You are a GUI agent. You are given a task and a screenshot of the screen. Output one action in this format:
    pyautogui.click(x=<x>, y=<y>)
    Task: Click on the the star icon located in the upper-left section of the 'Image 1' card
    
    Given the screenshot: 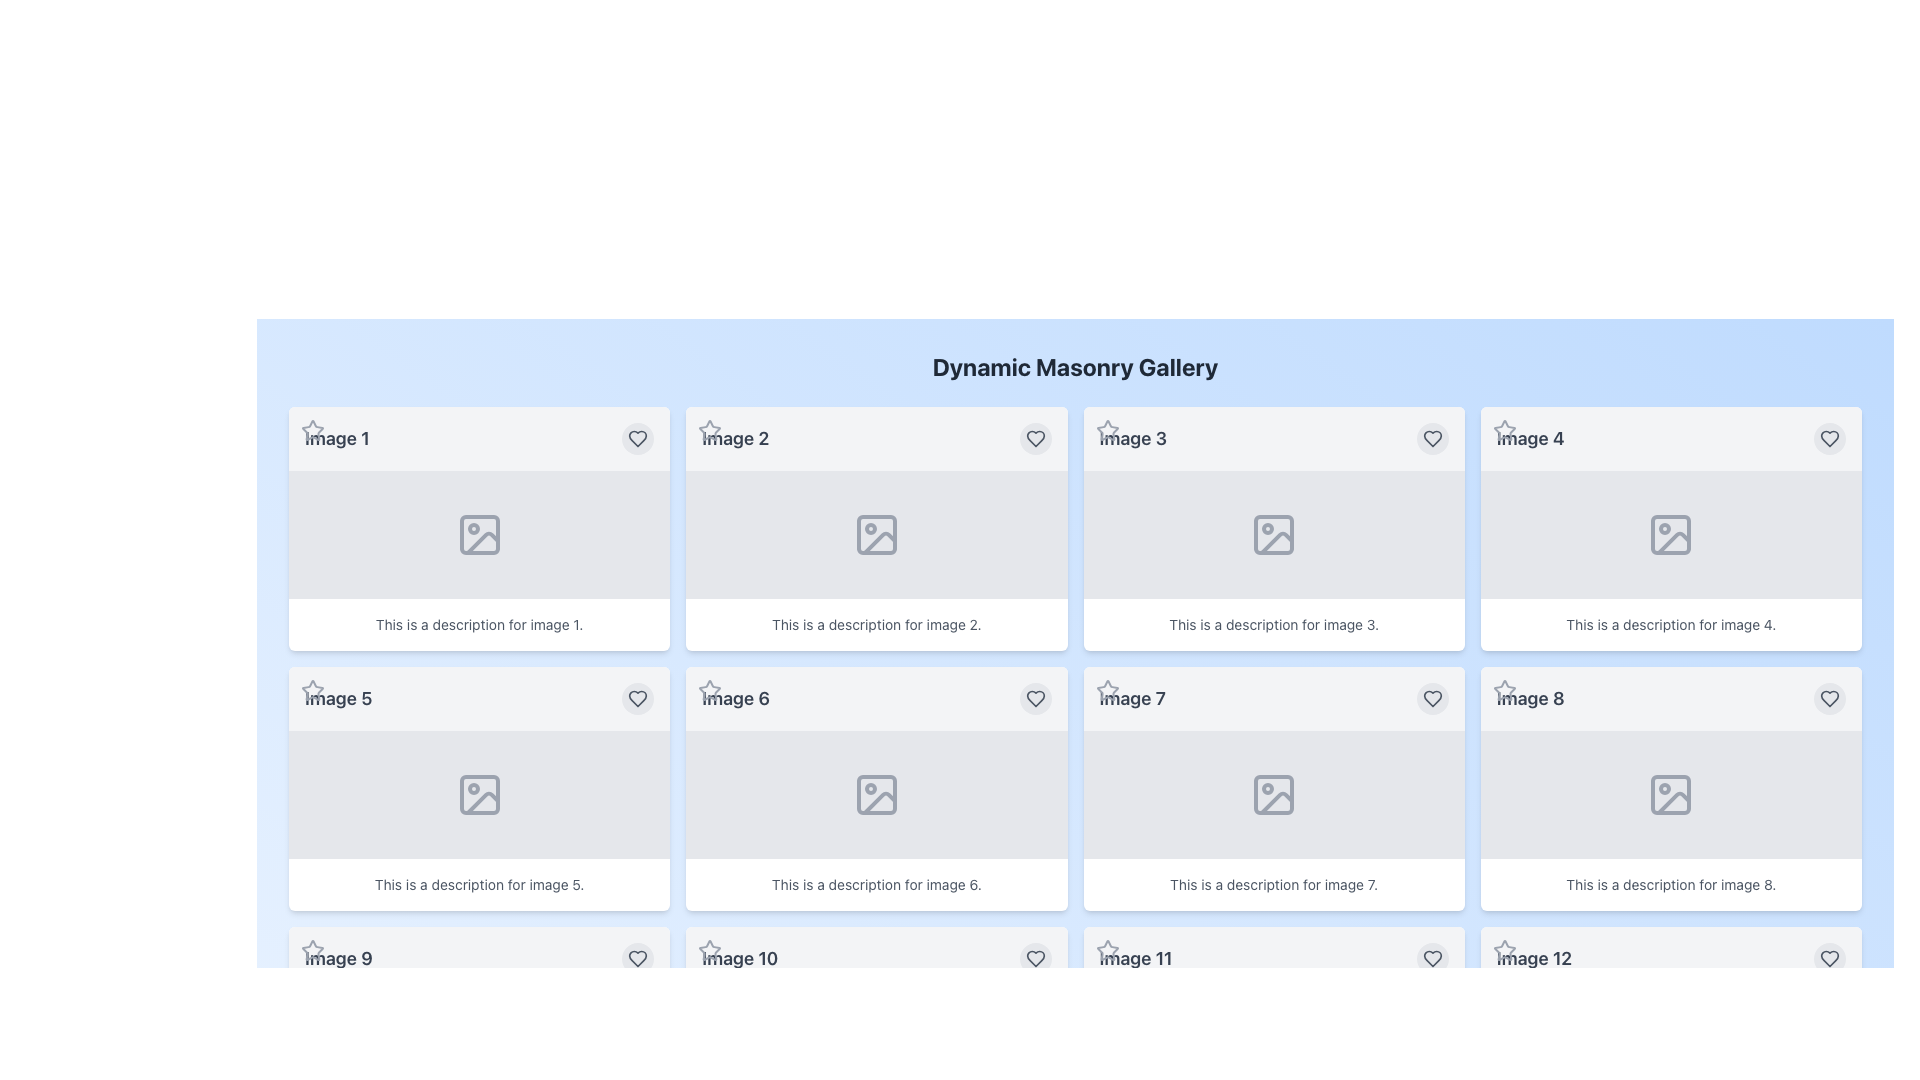 What is the action you would take?
    pyautogui.click(x=311, y=429)
    